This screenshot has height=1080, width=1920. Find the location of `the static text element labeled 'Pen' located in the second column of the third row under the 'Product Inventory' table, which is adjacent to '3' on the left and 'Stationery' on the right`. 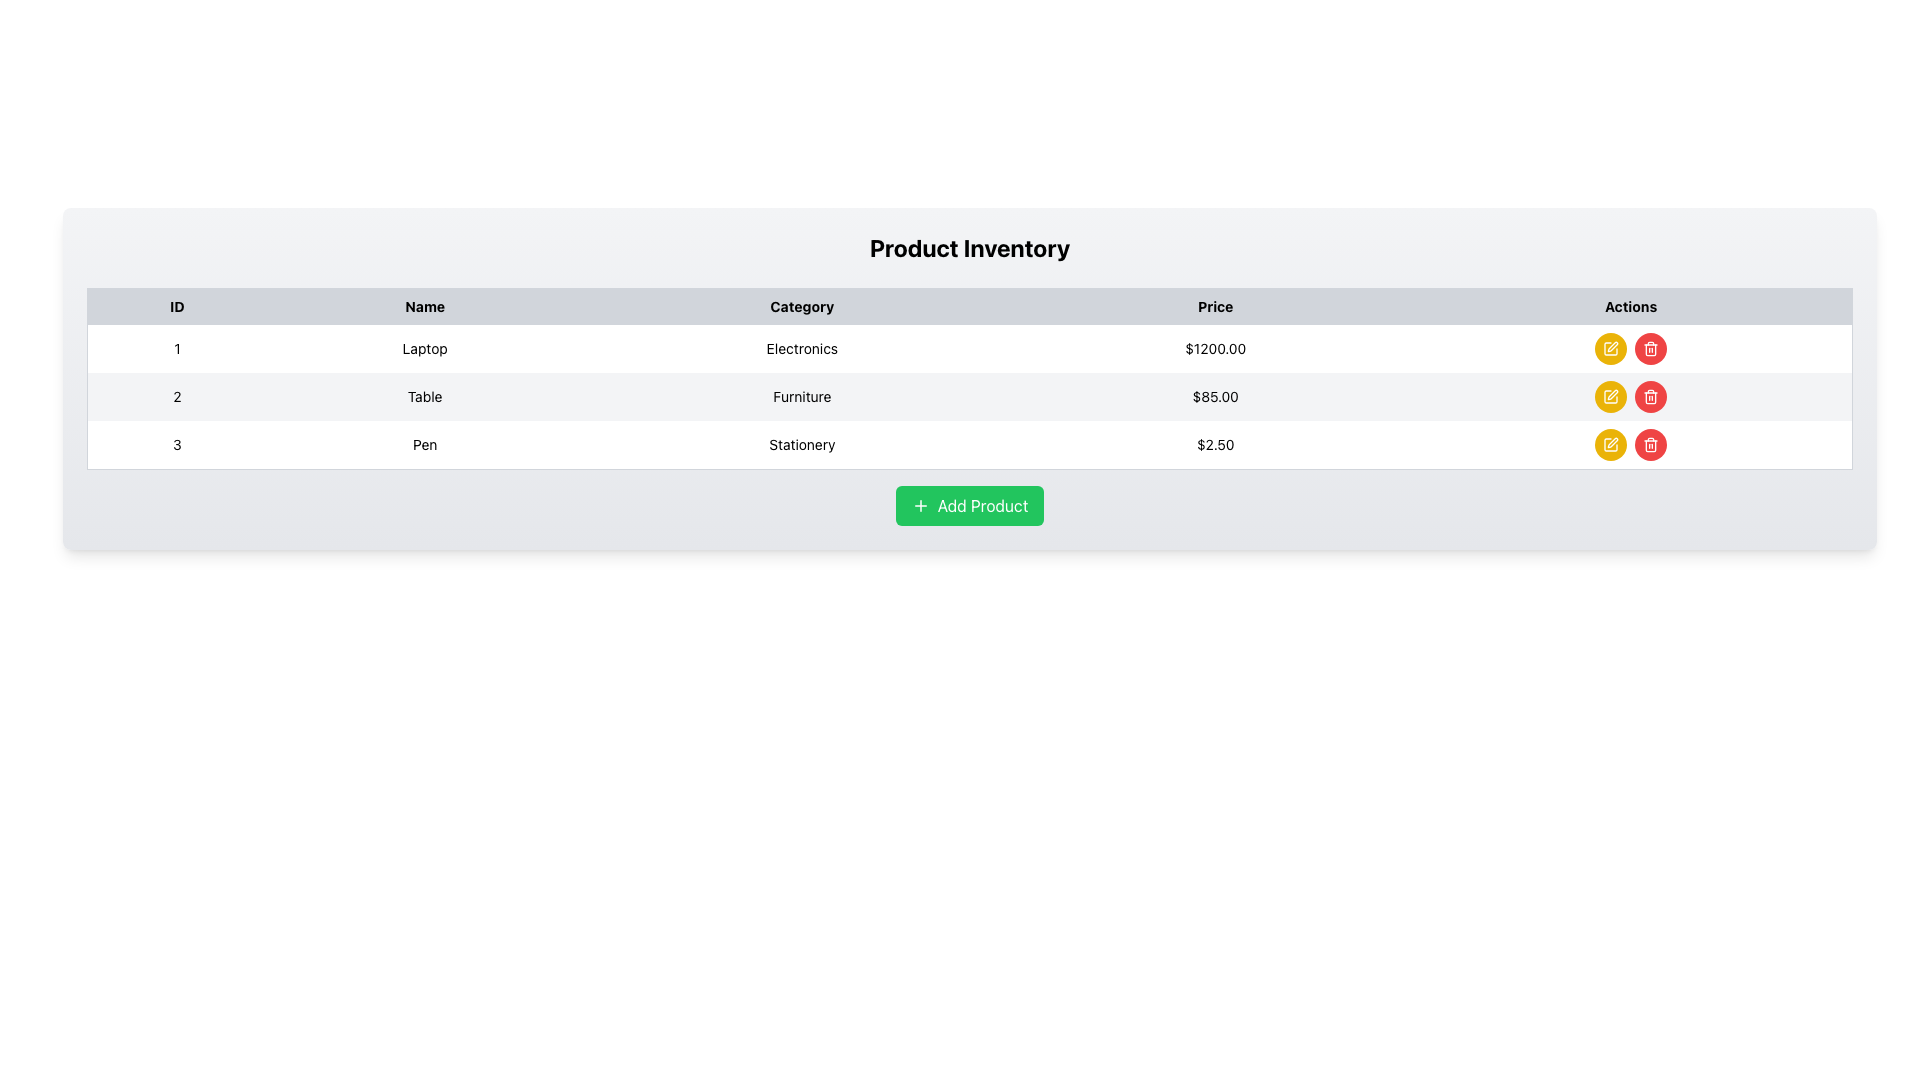

the static text element labeled 'Pen' located in the second column of the third row under the 'Product Inventory' table, which is adjacent to '3' on the left and 'Stationery' on the right is located at coordinates (424, 444).